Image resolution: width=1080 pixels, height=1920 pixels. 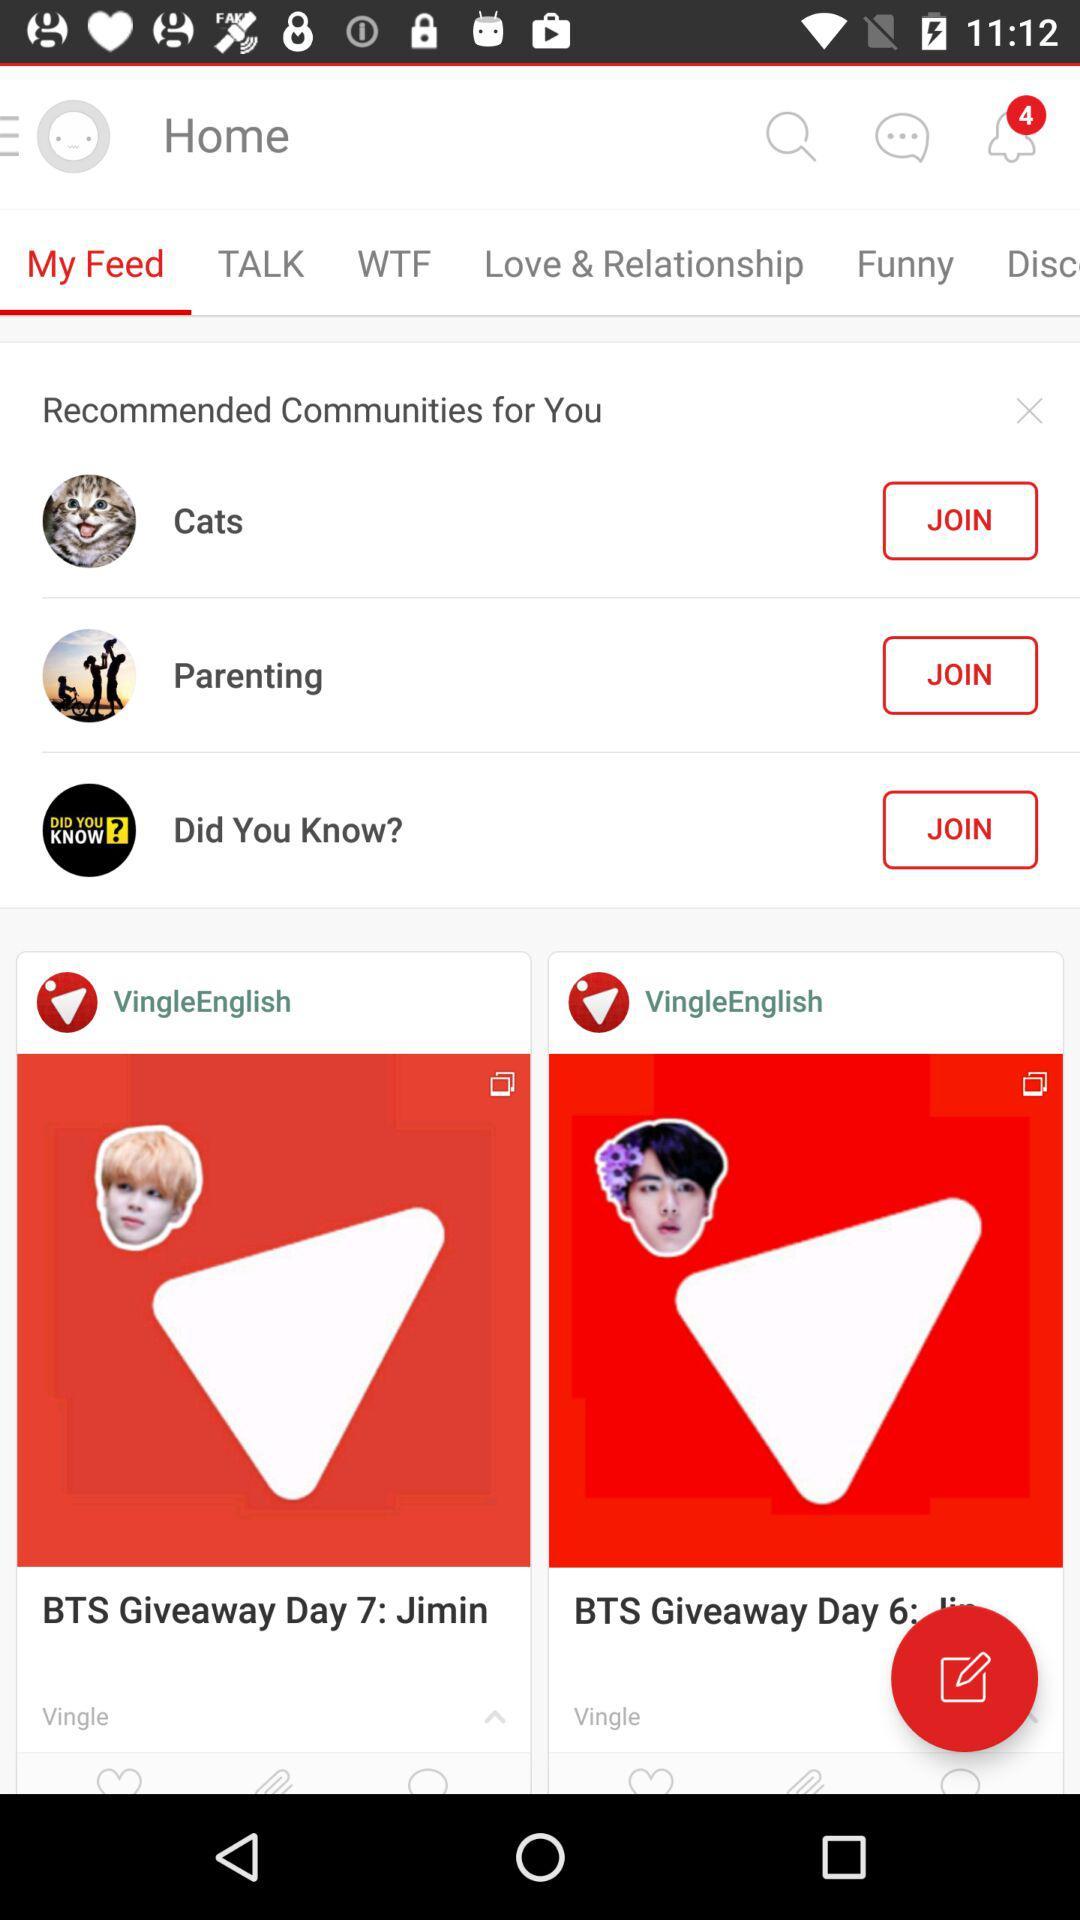 I want to click on the notifications icon, so click(x=1011, y=135).